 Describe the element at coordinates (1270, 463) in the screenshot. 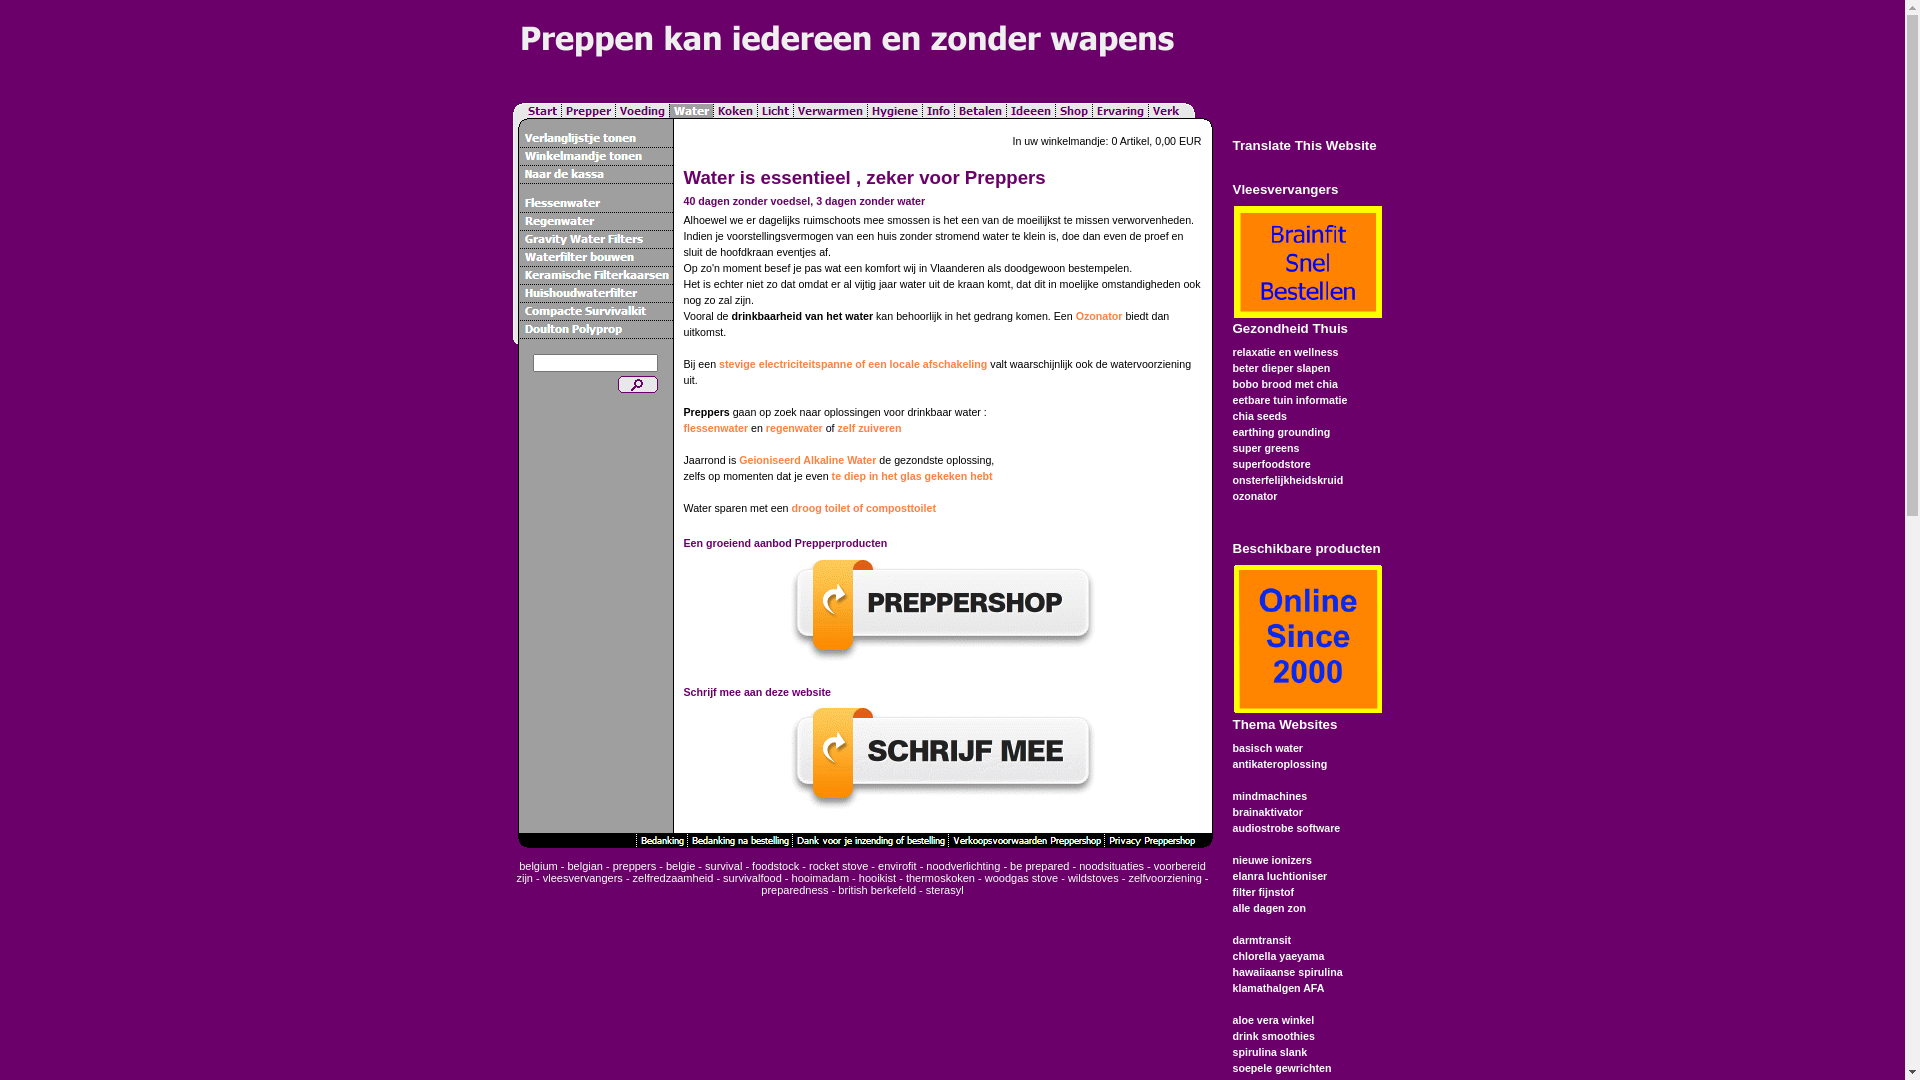

I see `'superfoodstore'` at that location.